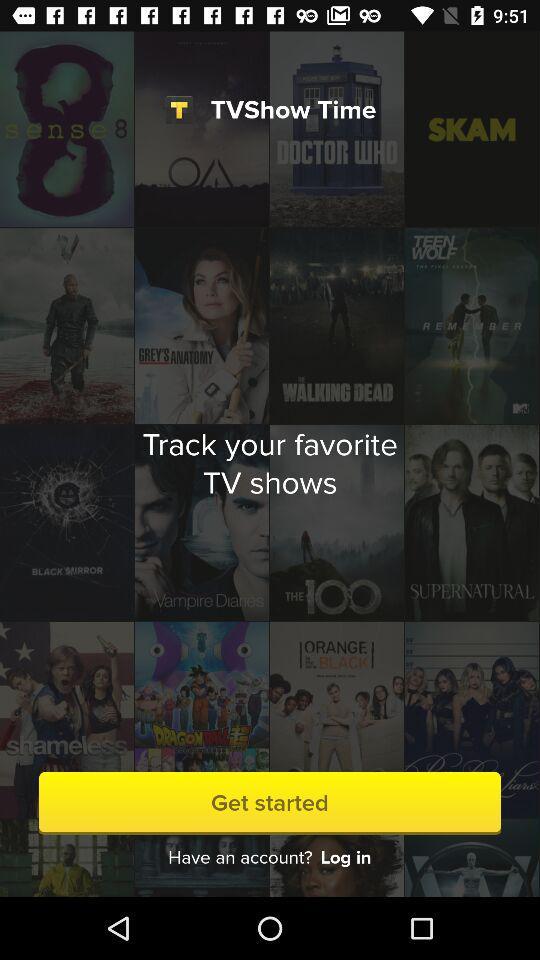 This screenshot has width=540, height=960. Describe the element at coordinates (344, 856) in the screenshot. I see `icon next to the have an account? item` at that location.